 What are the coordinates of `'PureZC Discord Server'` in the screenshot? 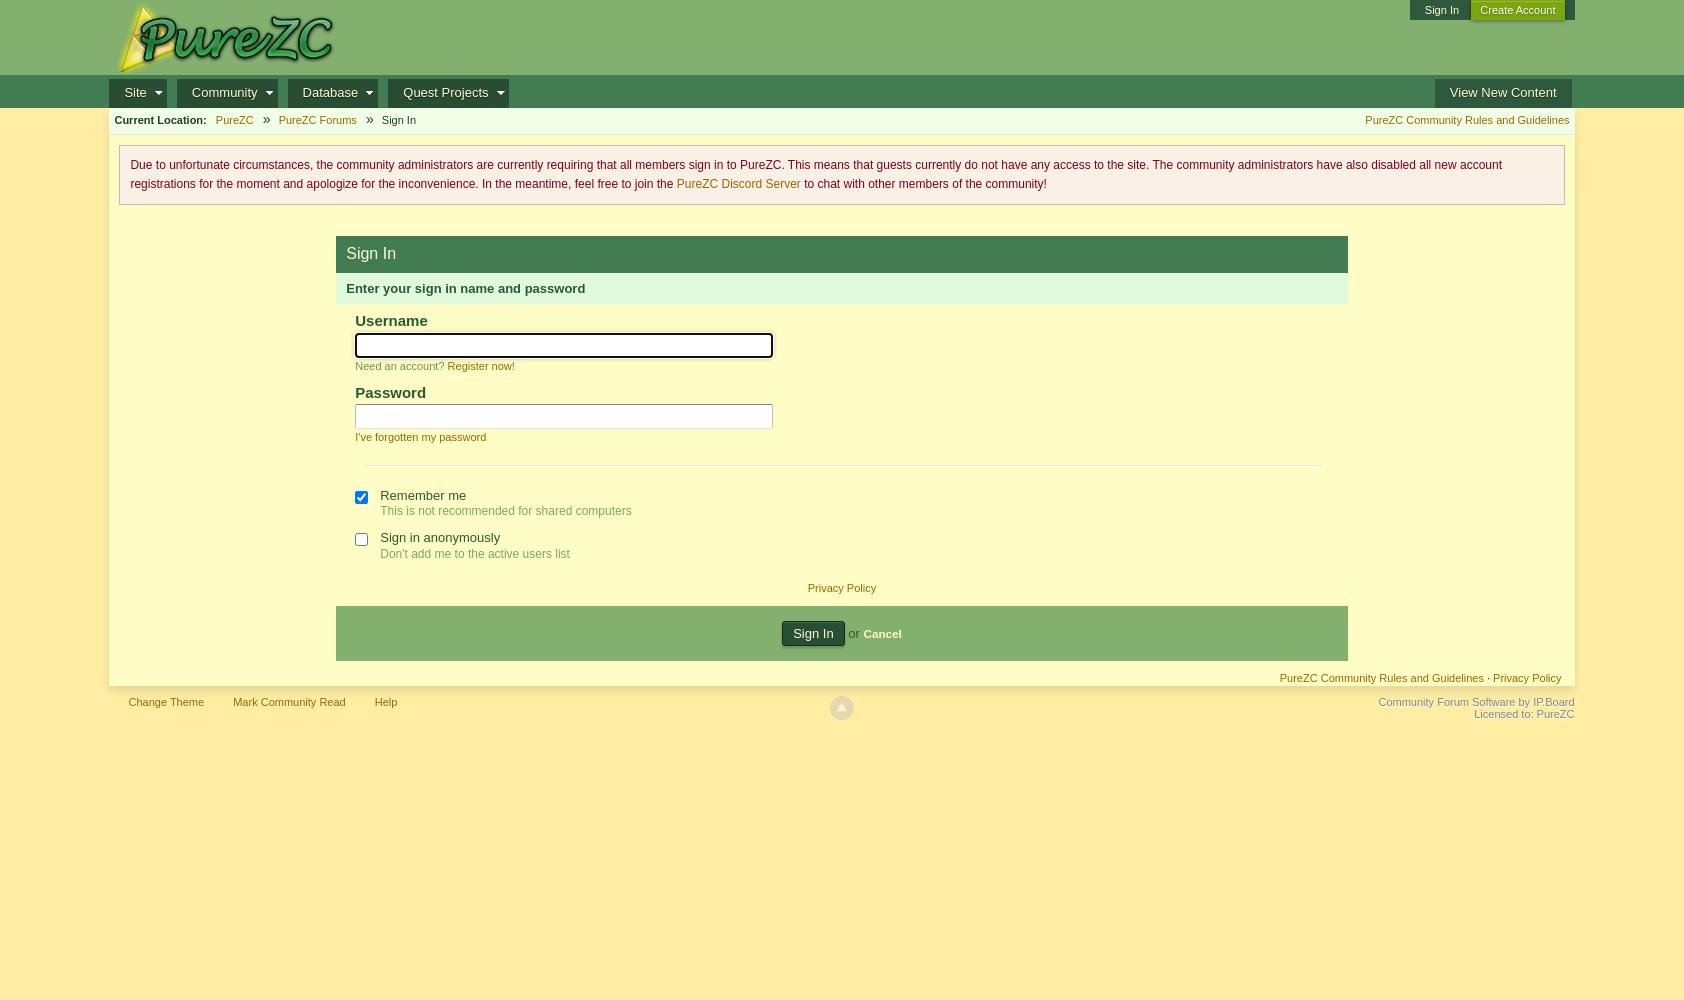 It's located at (737, 183).